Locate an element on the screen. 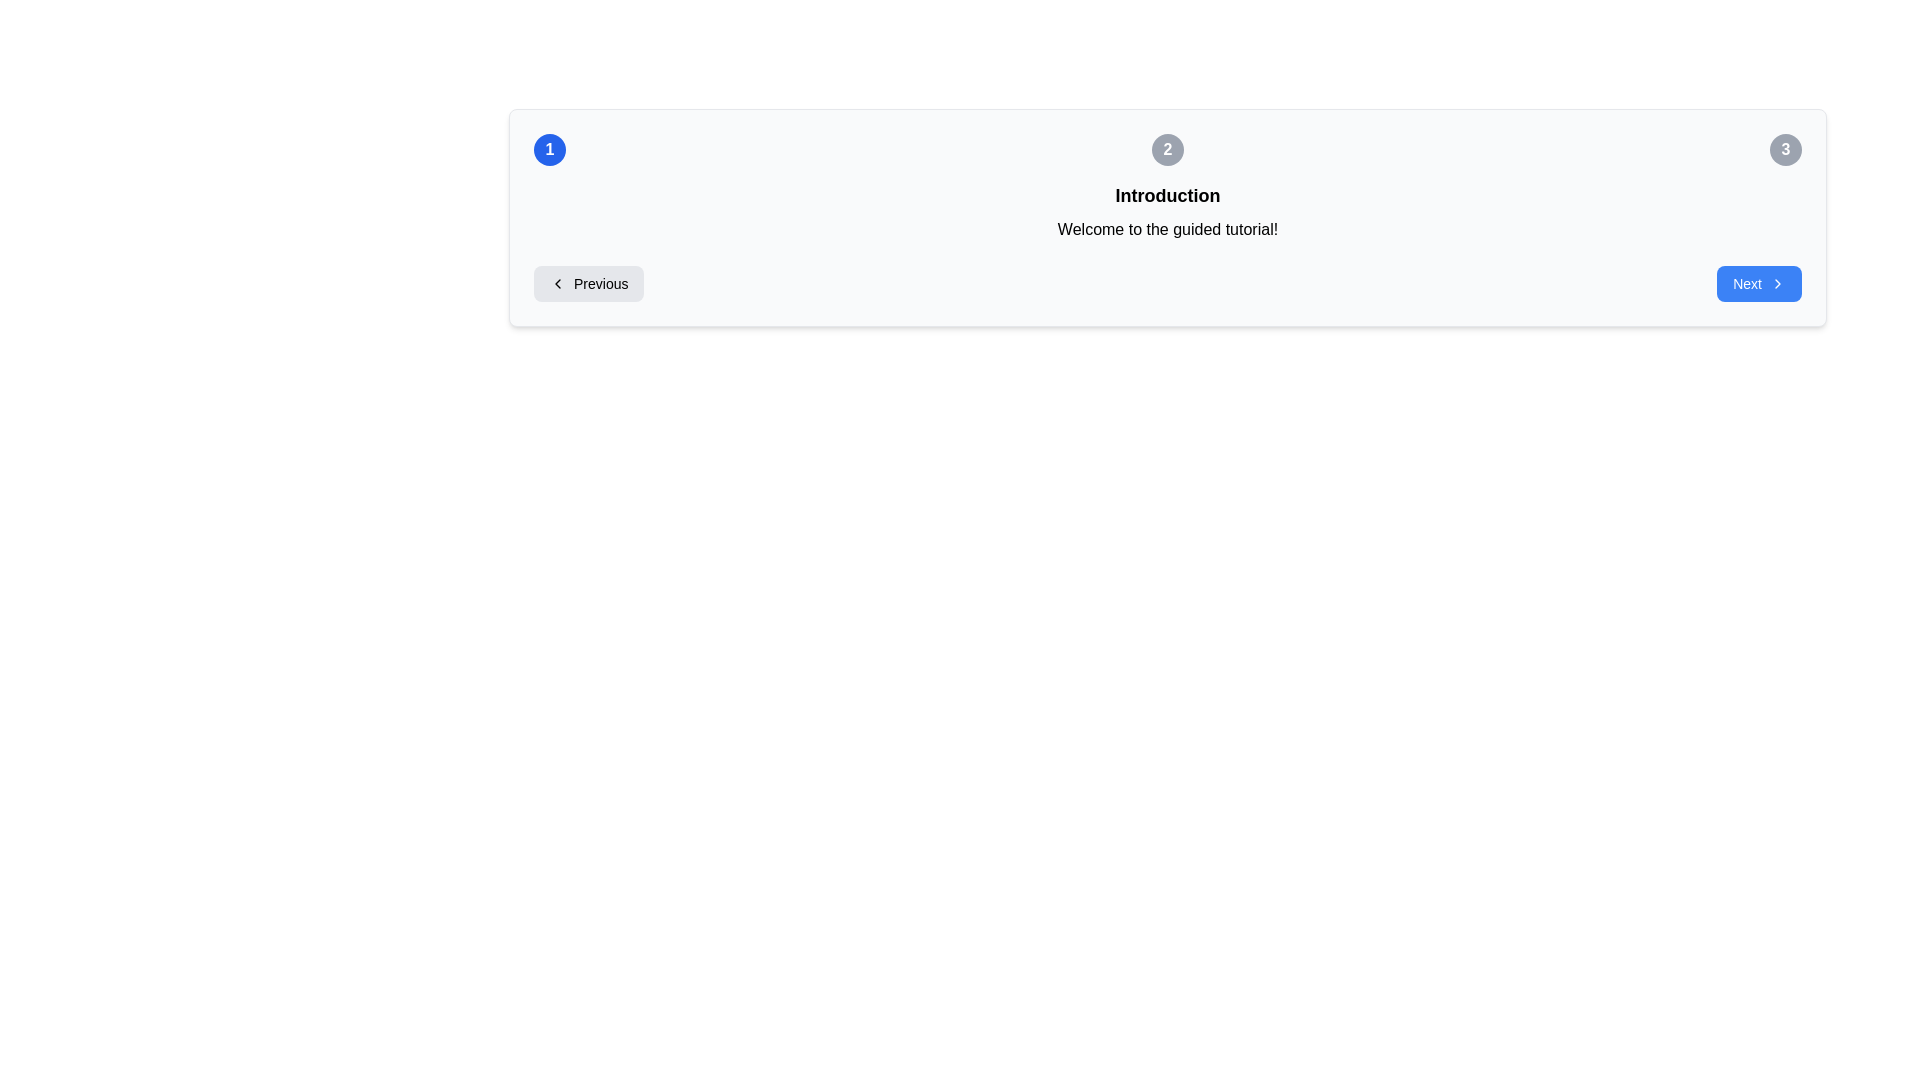  the third button in the horizontal arrangement of step indicators is located at coordinates (1785, 149).